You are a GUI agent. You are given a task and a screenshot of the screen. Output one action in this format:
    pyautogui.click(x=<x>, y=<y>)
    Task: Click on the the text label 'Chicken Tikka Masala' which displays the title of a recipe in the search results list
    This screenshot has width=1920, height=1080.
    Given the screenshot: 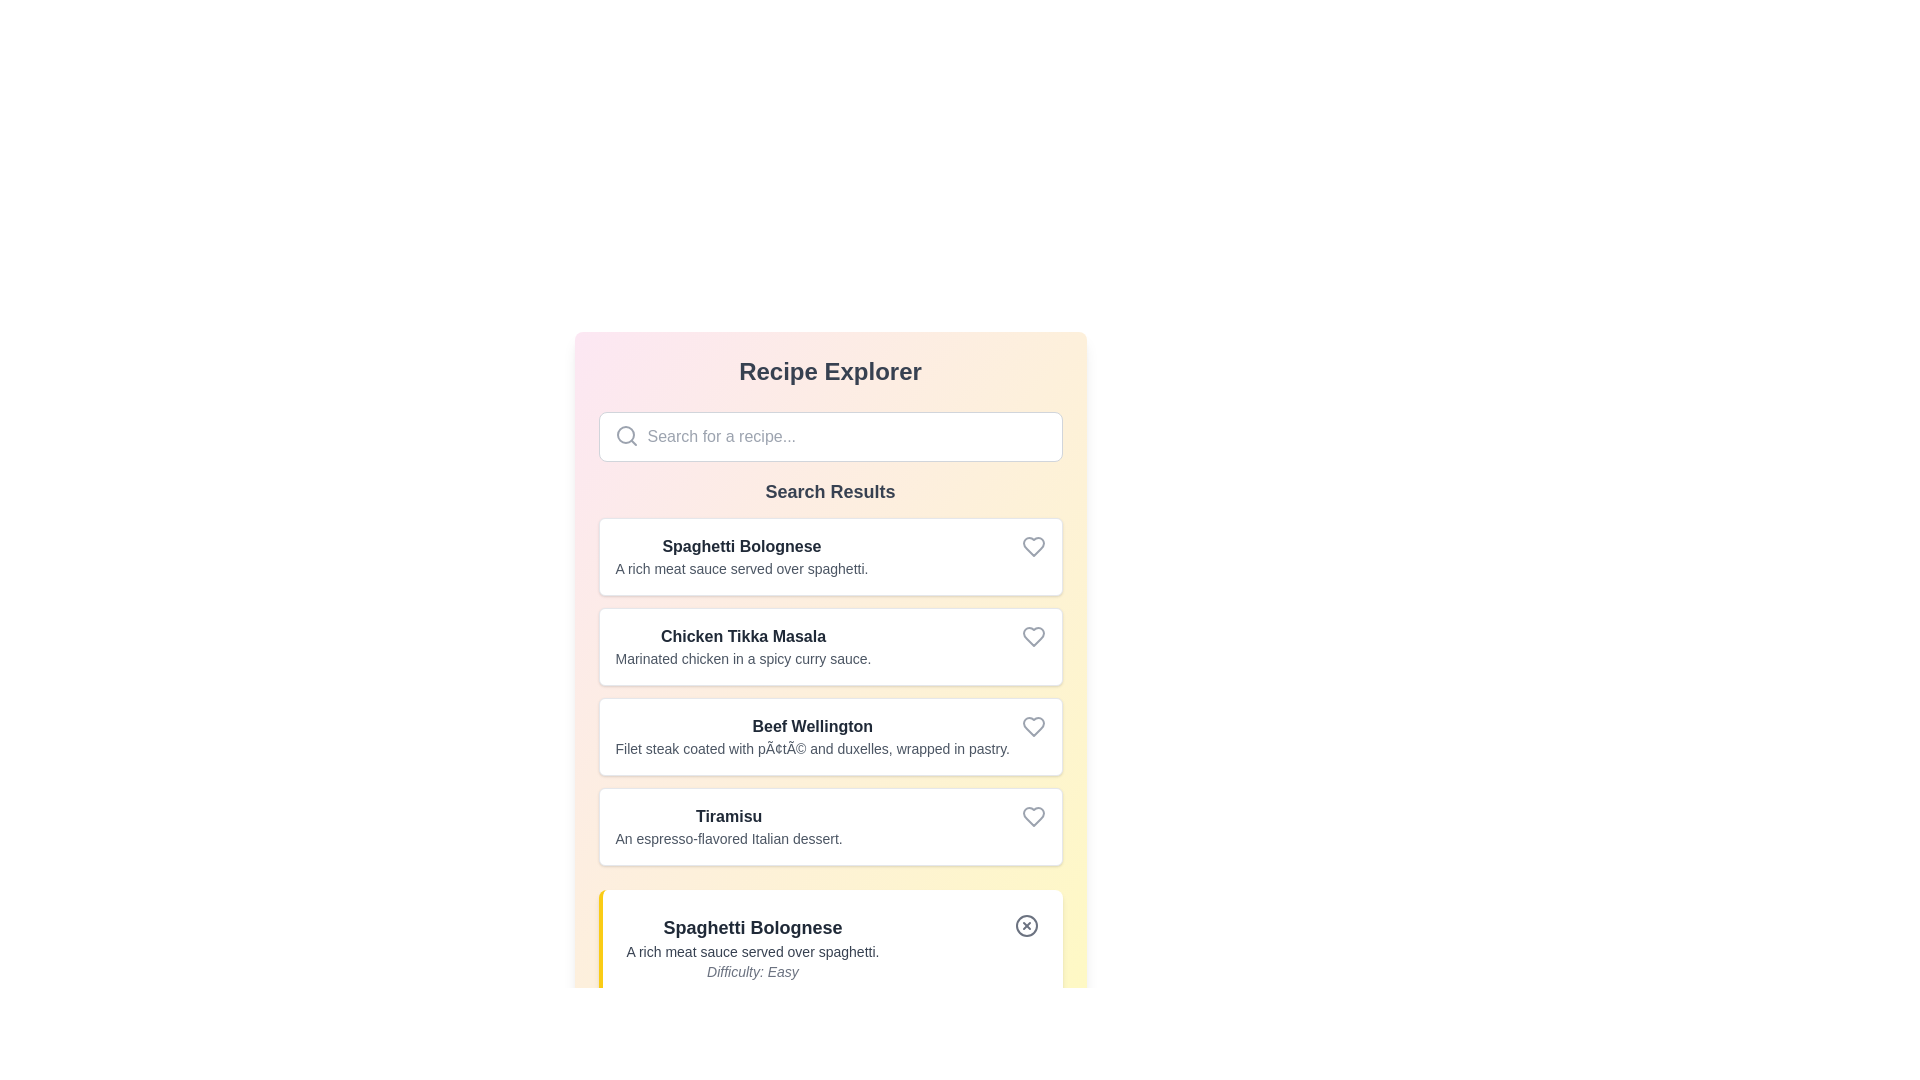 What is the action you would take?
    pyautogui.click(x=742, y=636)
    